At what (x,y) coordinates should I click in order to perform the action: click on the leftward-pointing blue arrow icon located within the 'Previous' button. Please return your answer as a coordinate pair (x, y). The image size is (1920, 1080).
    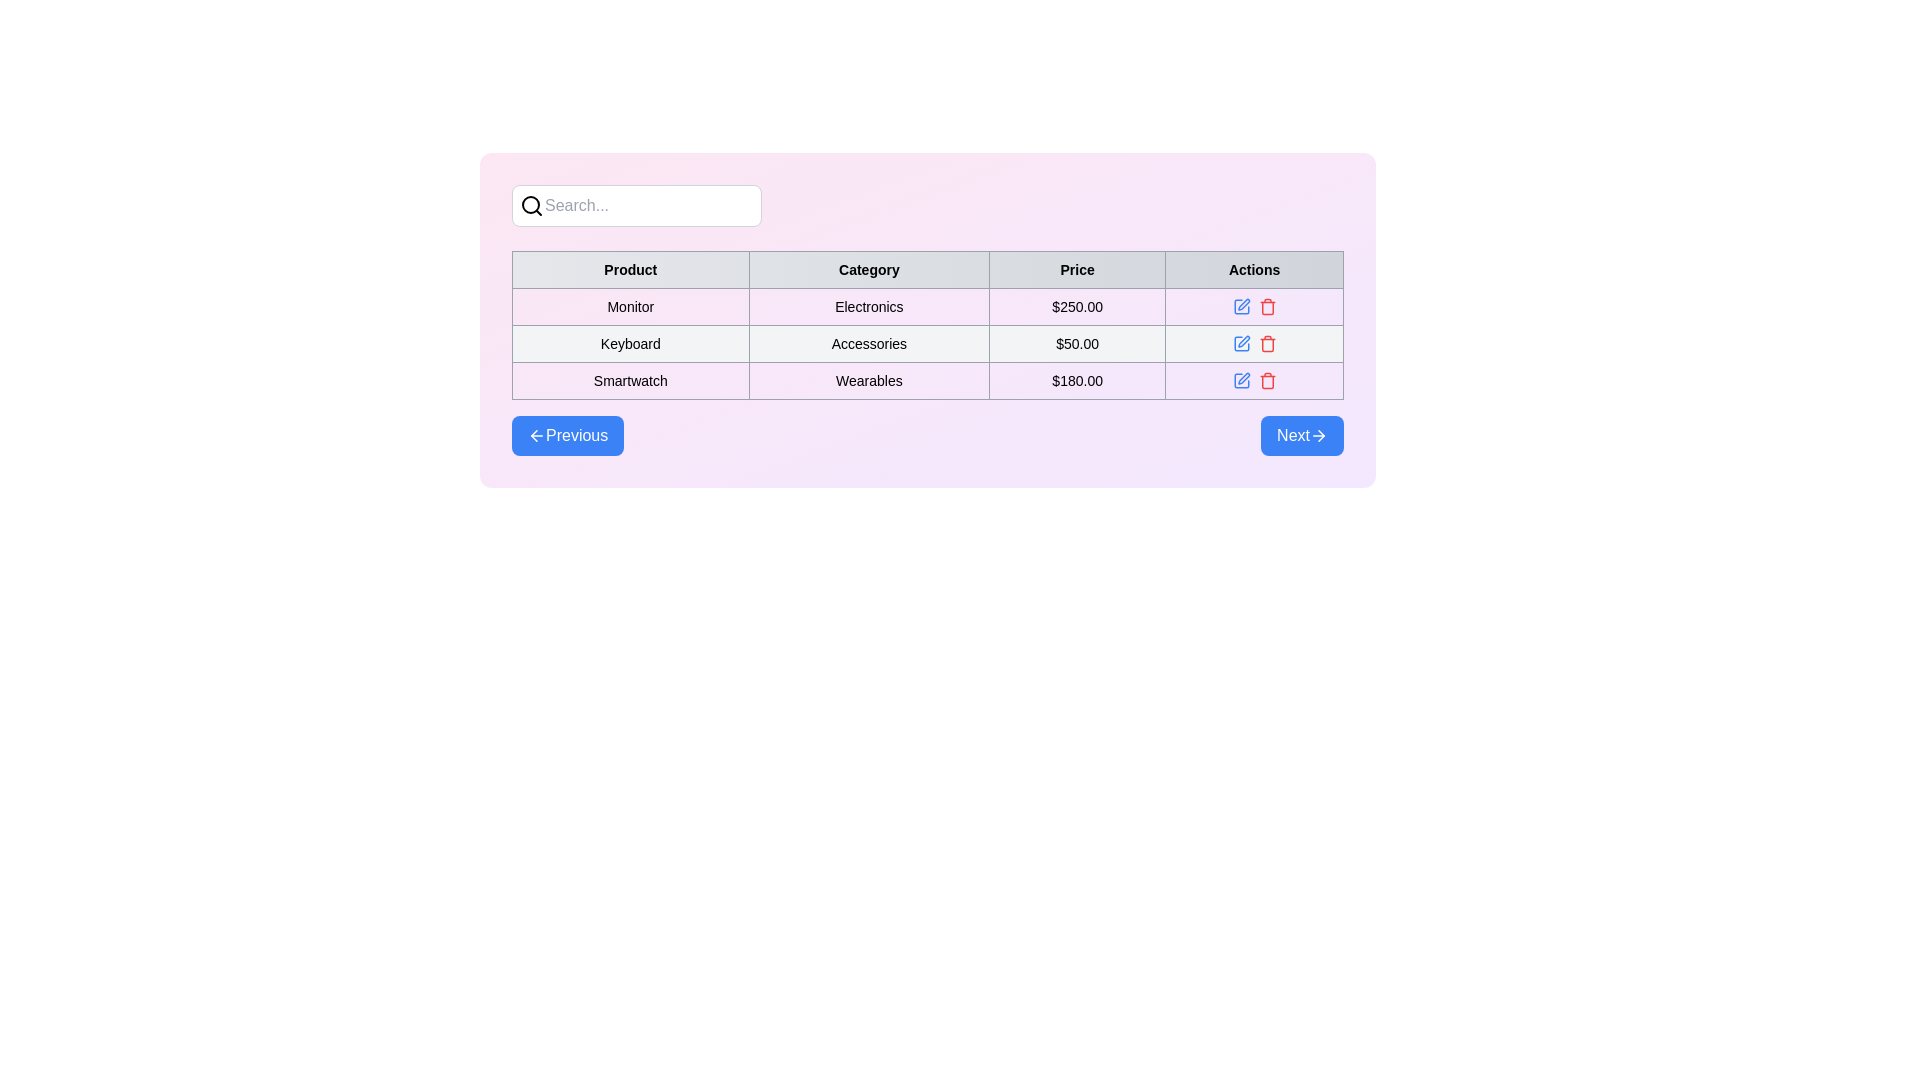
    Looking at the image, I should click on (537, 434).